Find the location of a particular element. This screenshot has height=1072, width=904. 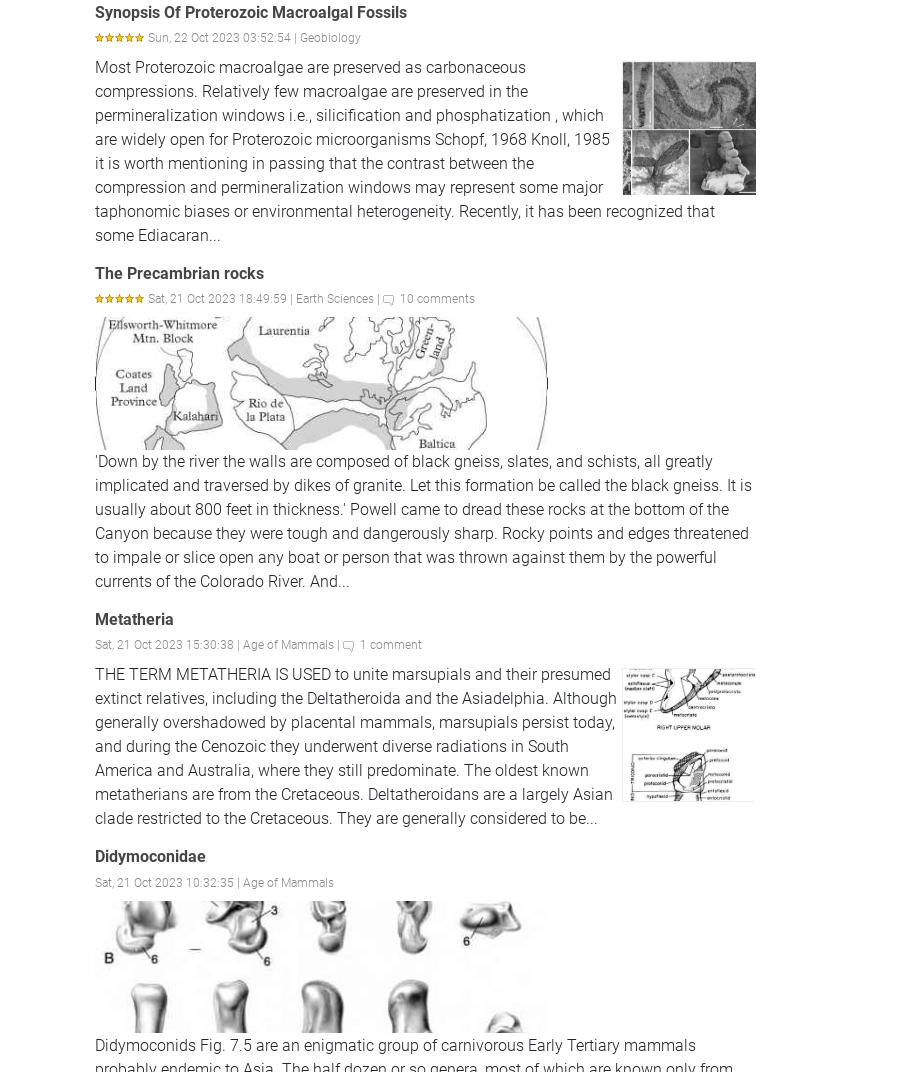

'Didymoconidae' is located at coordinates (149, 855).